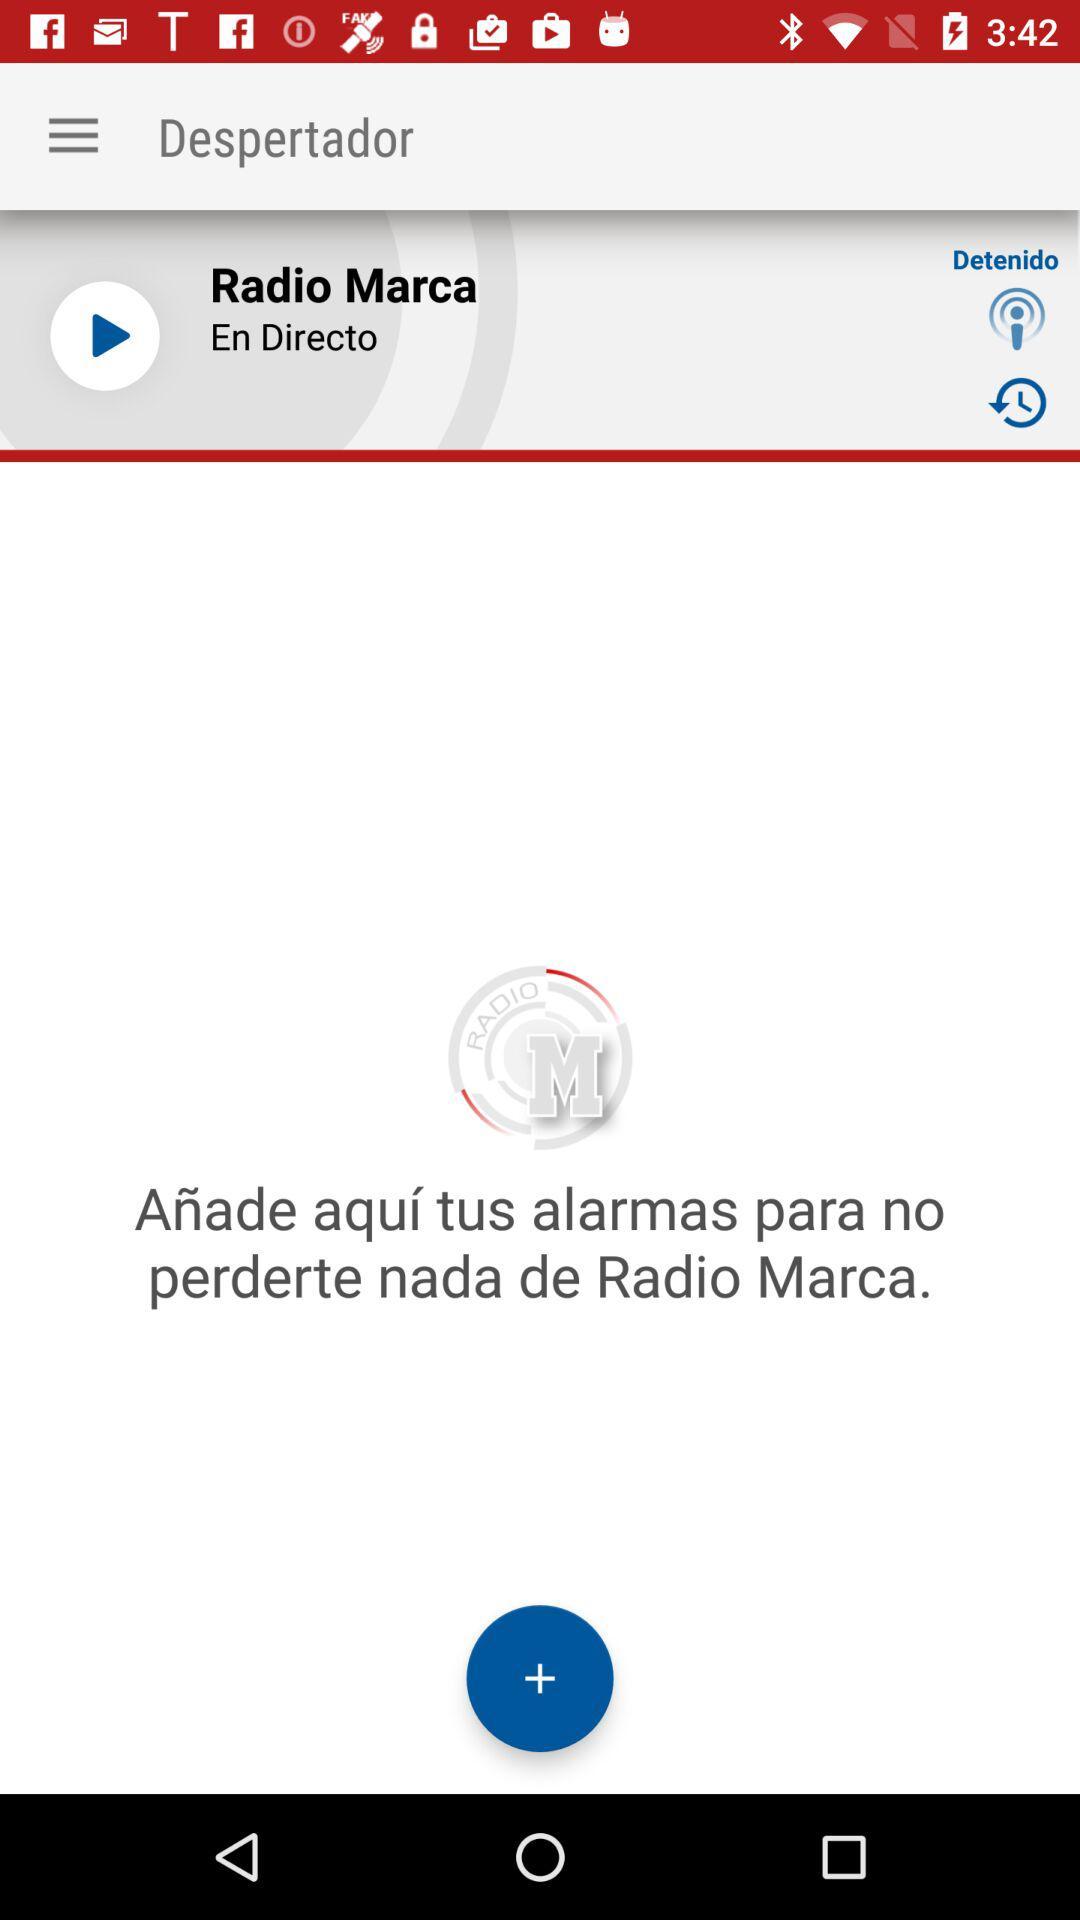  Describe the element at coordinates (1017, 317) in the screenshot. I see `the info icon` at that location.